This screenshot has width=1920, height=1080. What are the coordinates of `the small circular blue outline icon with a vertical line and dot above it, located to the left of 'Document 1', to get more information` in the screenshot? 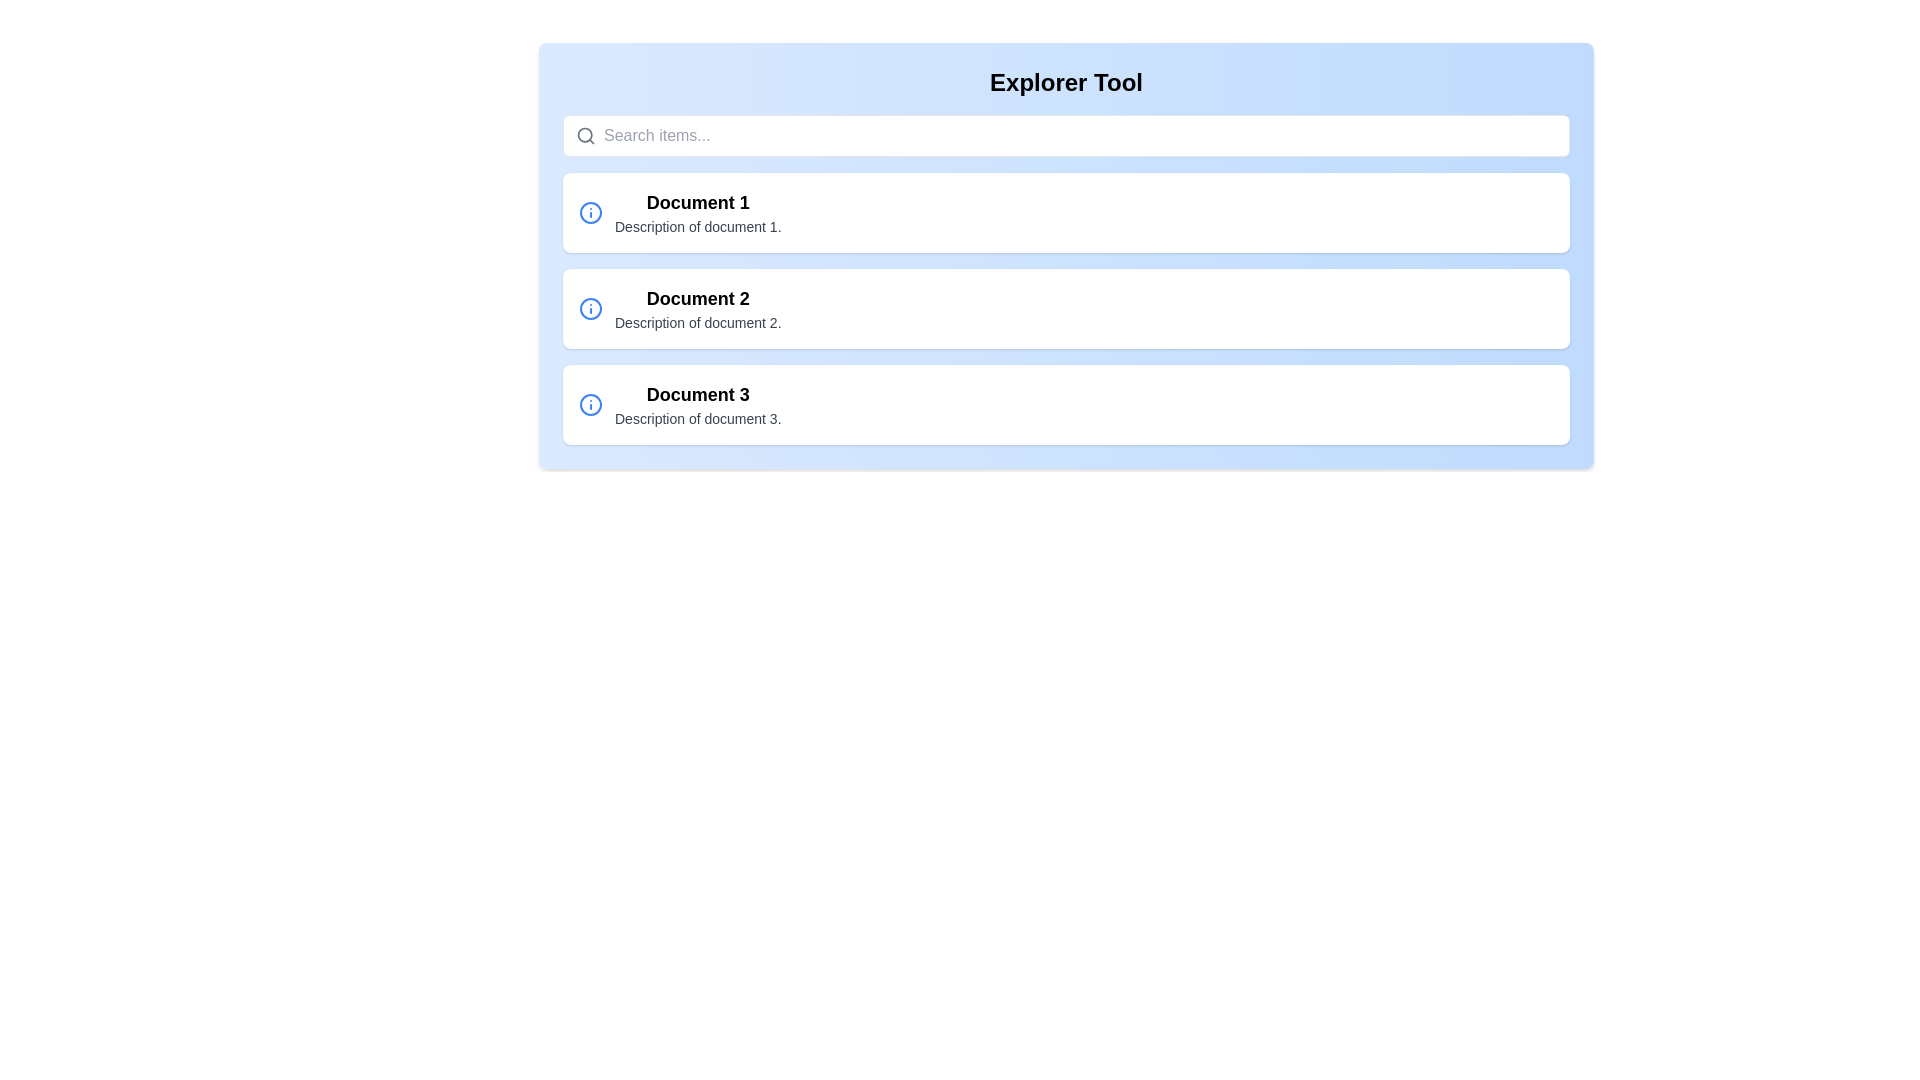 It's located at (589, 212).